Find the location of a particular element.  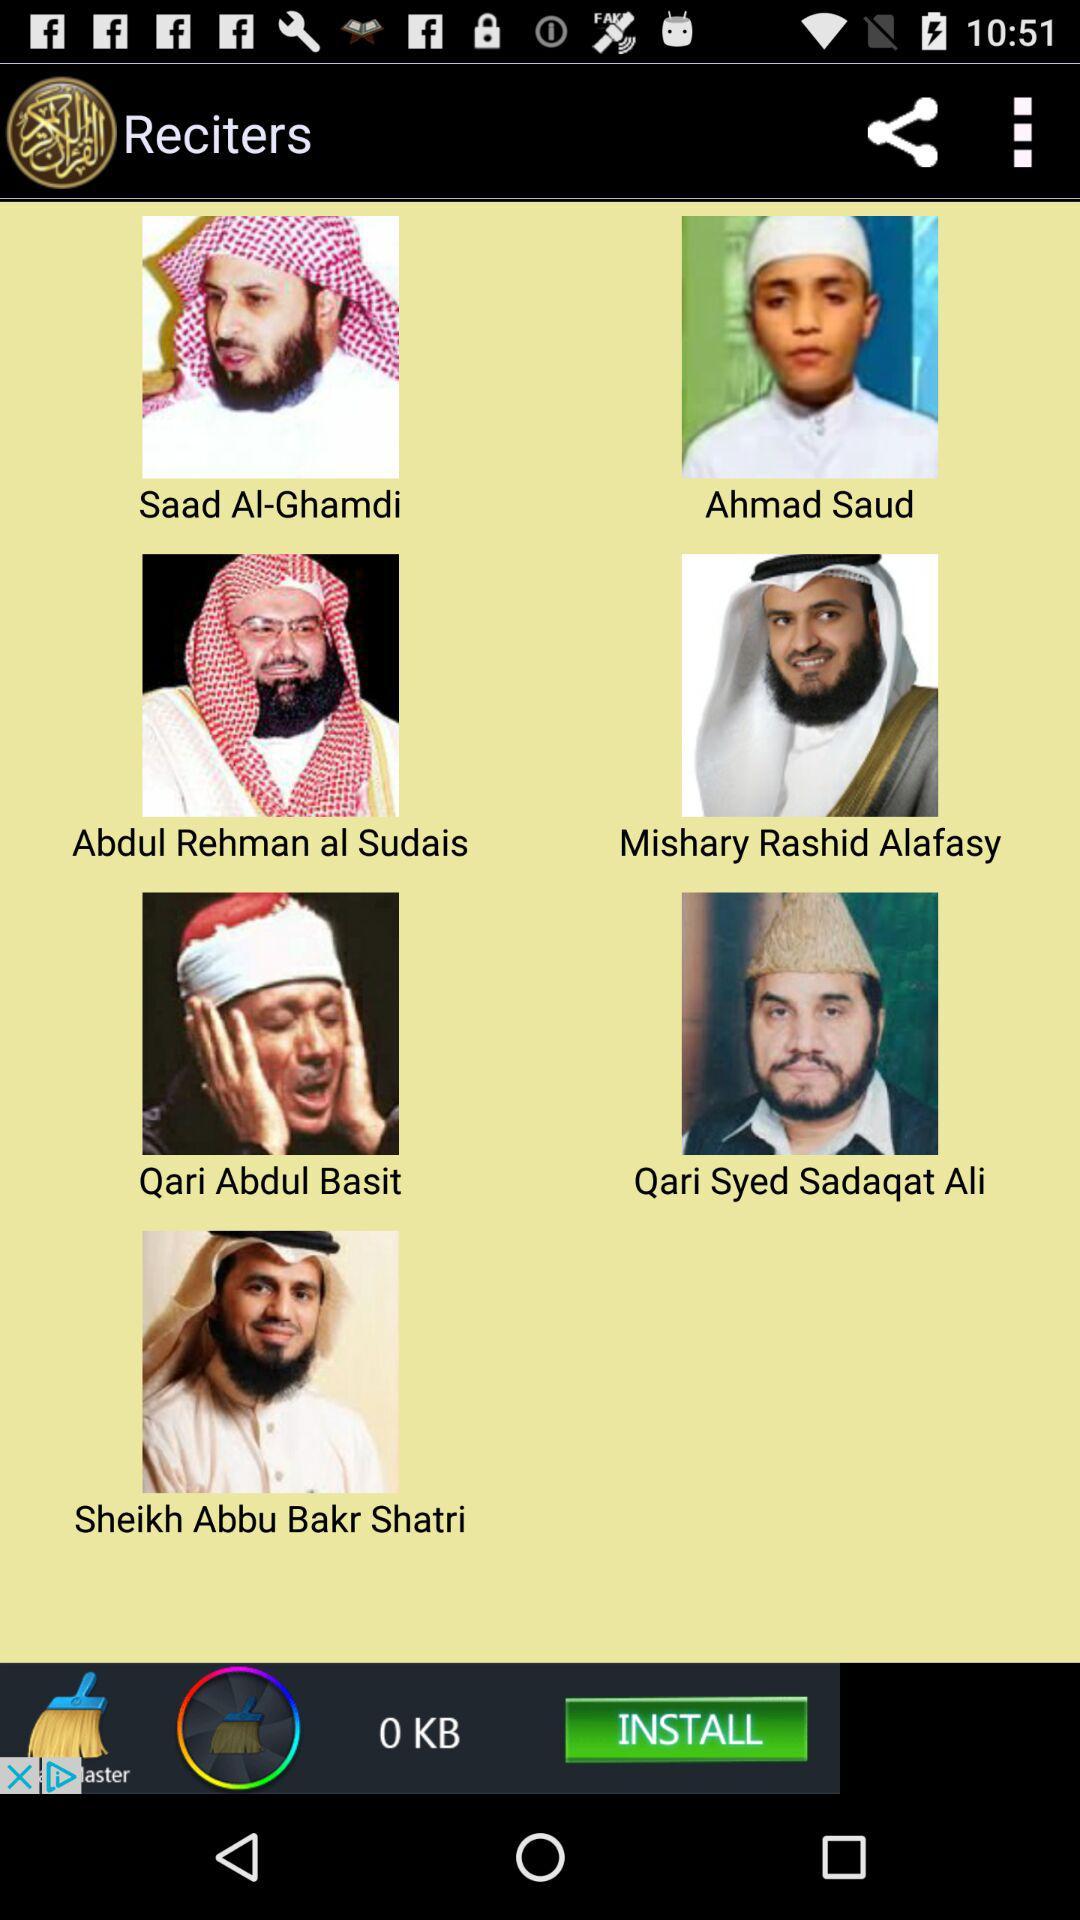

interact with advertisement is located at coordinates (419, 1727).